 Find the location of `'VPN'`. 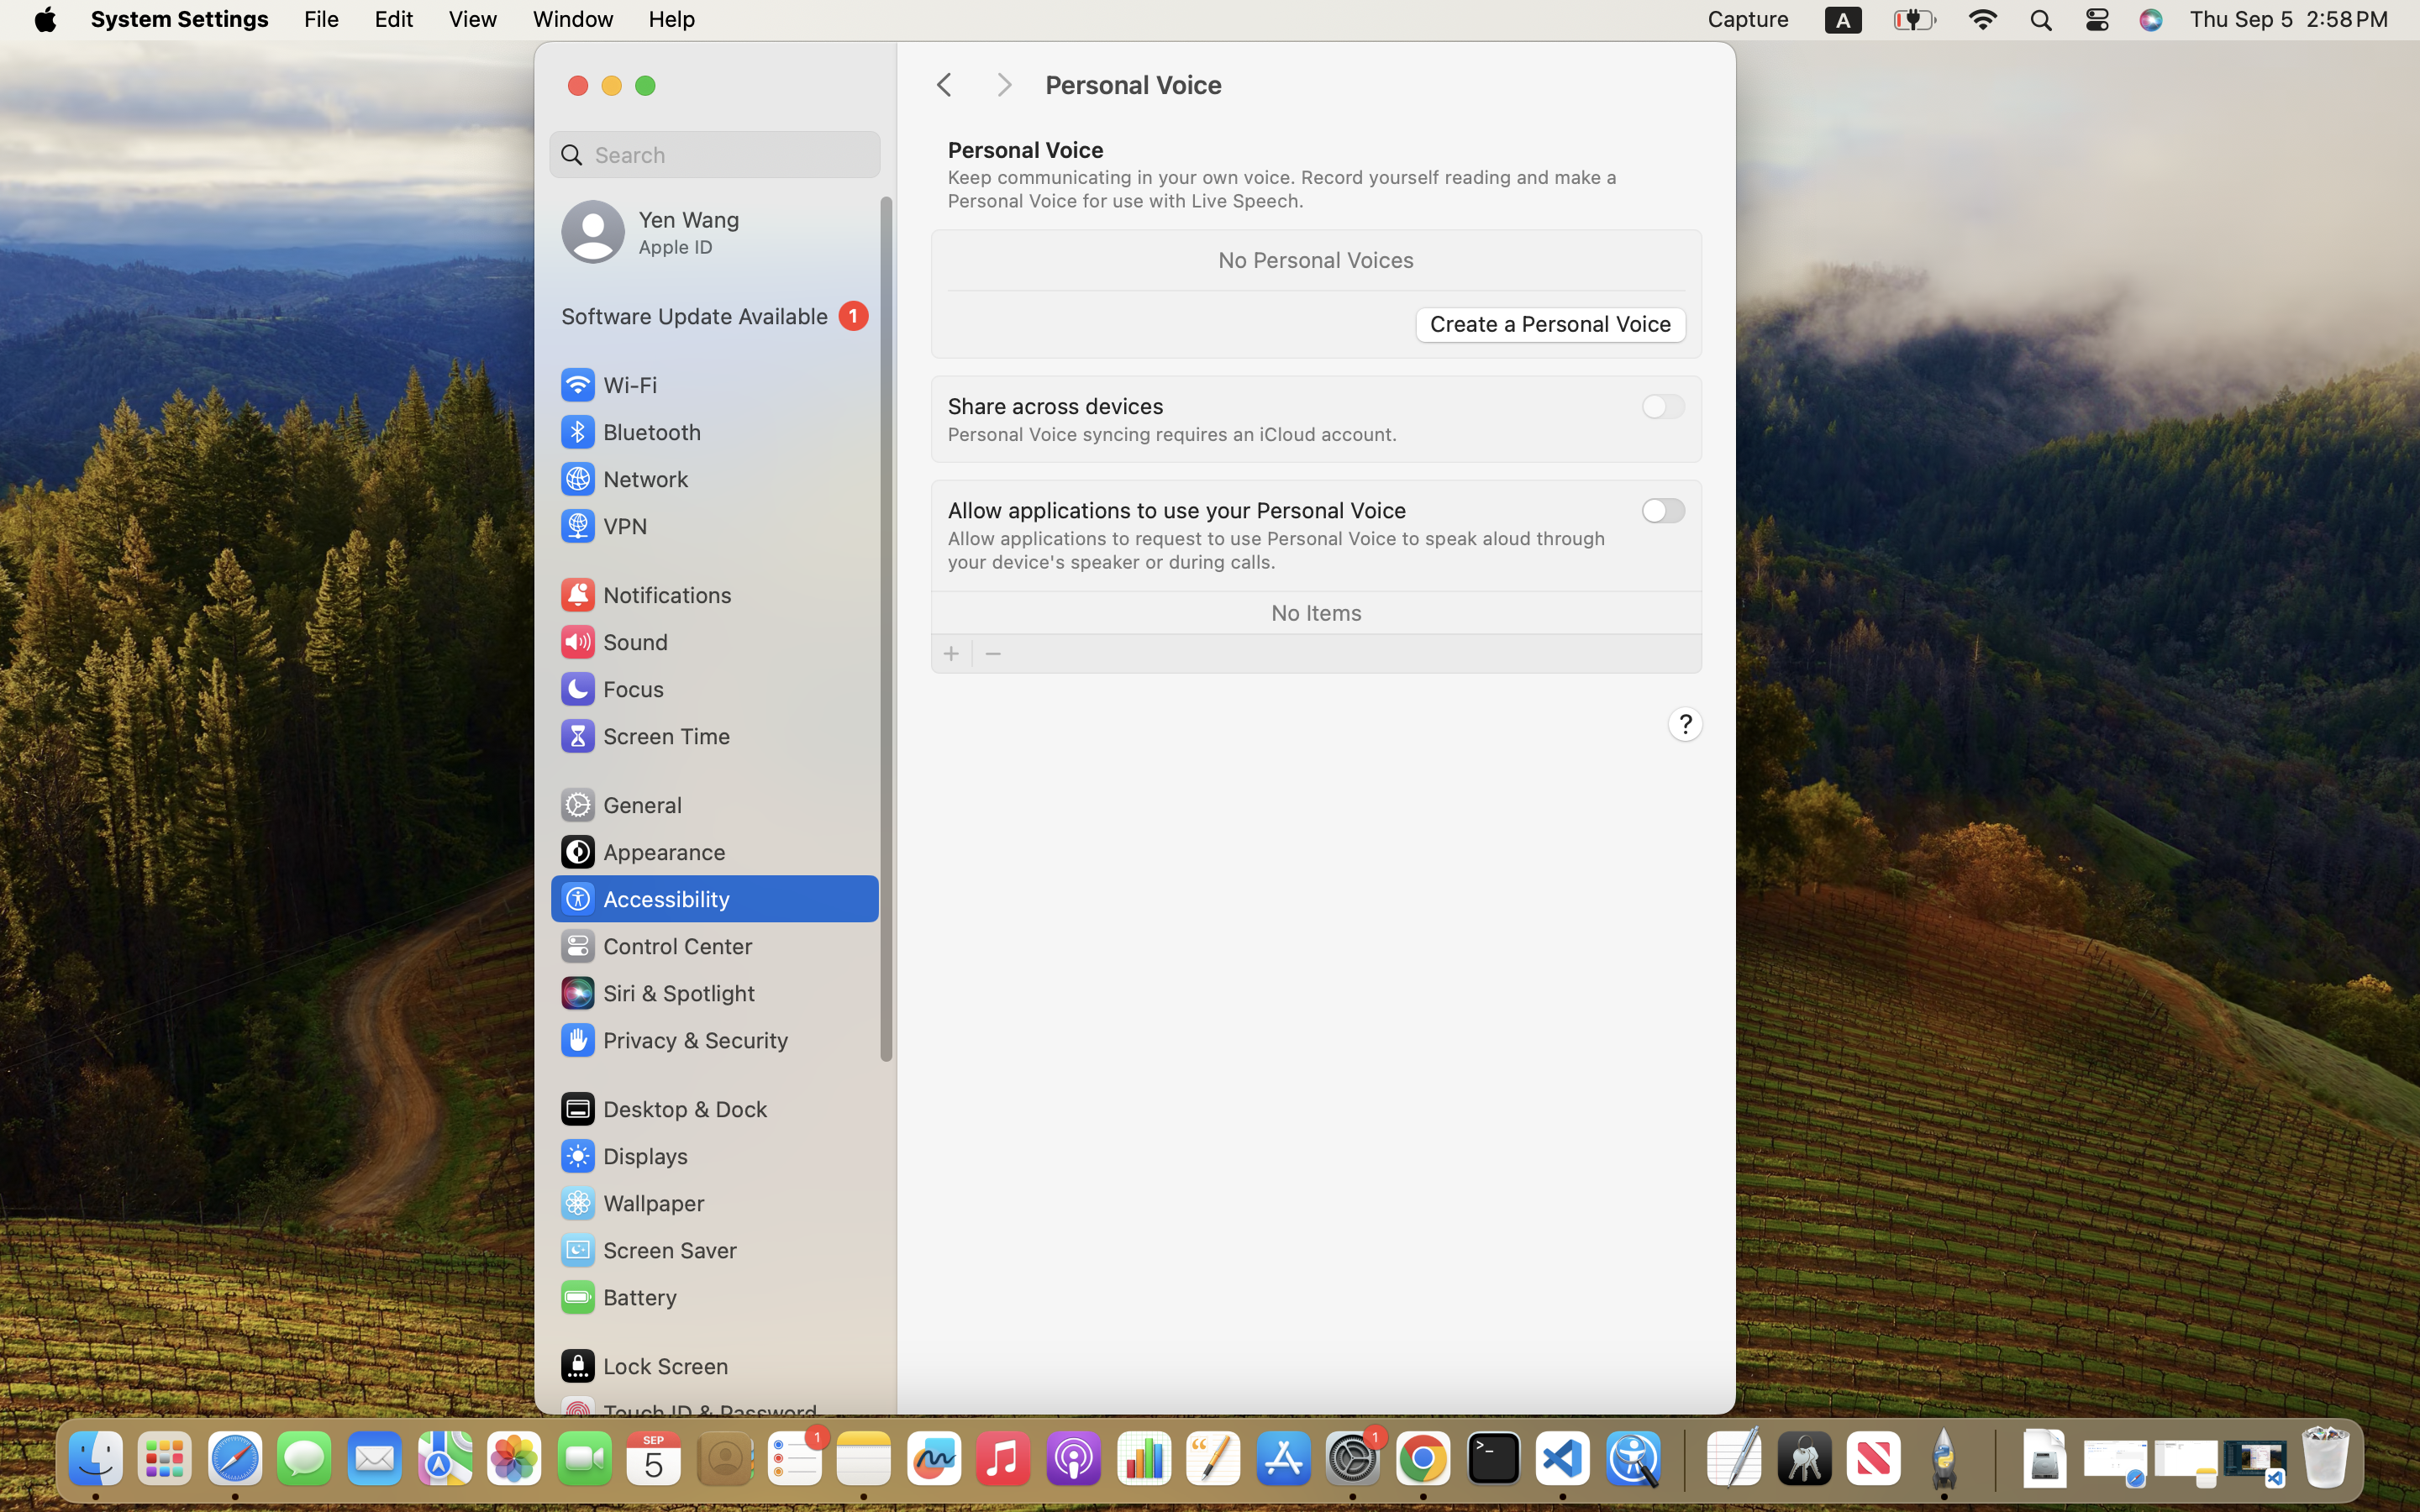

'VPN' is located at coordinates (602, 526).